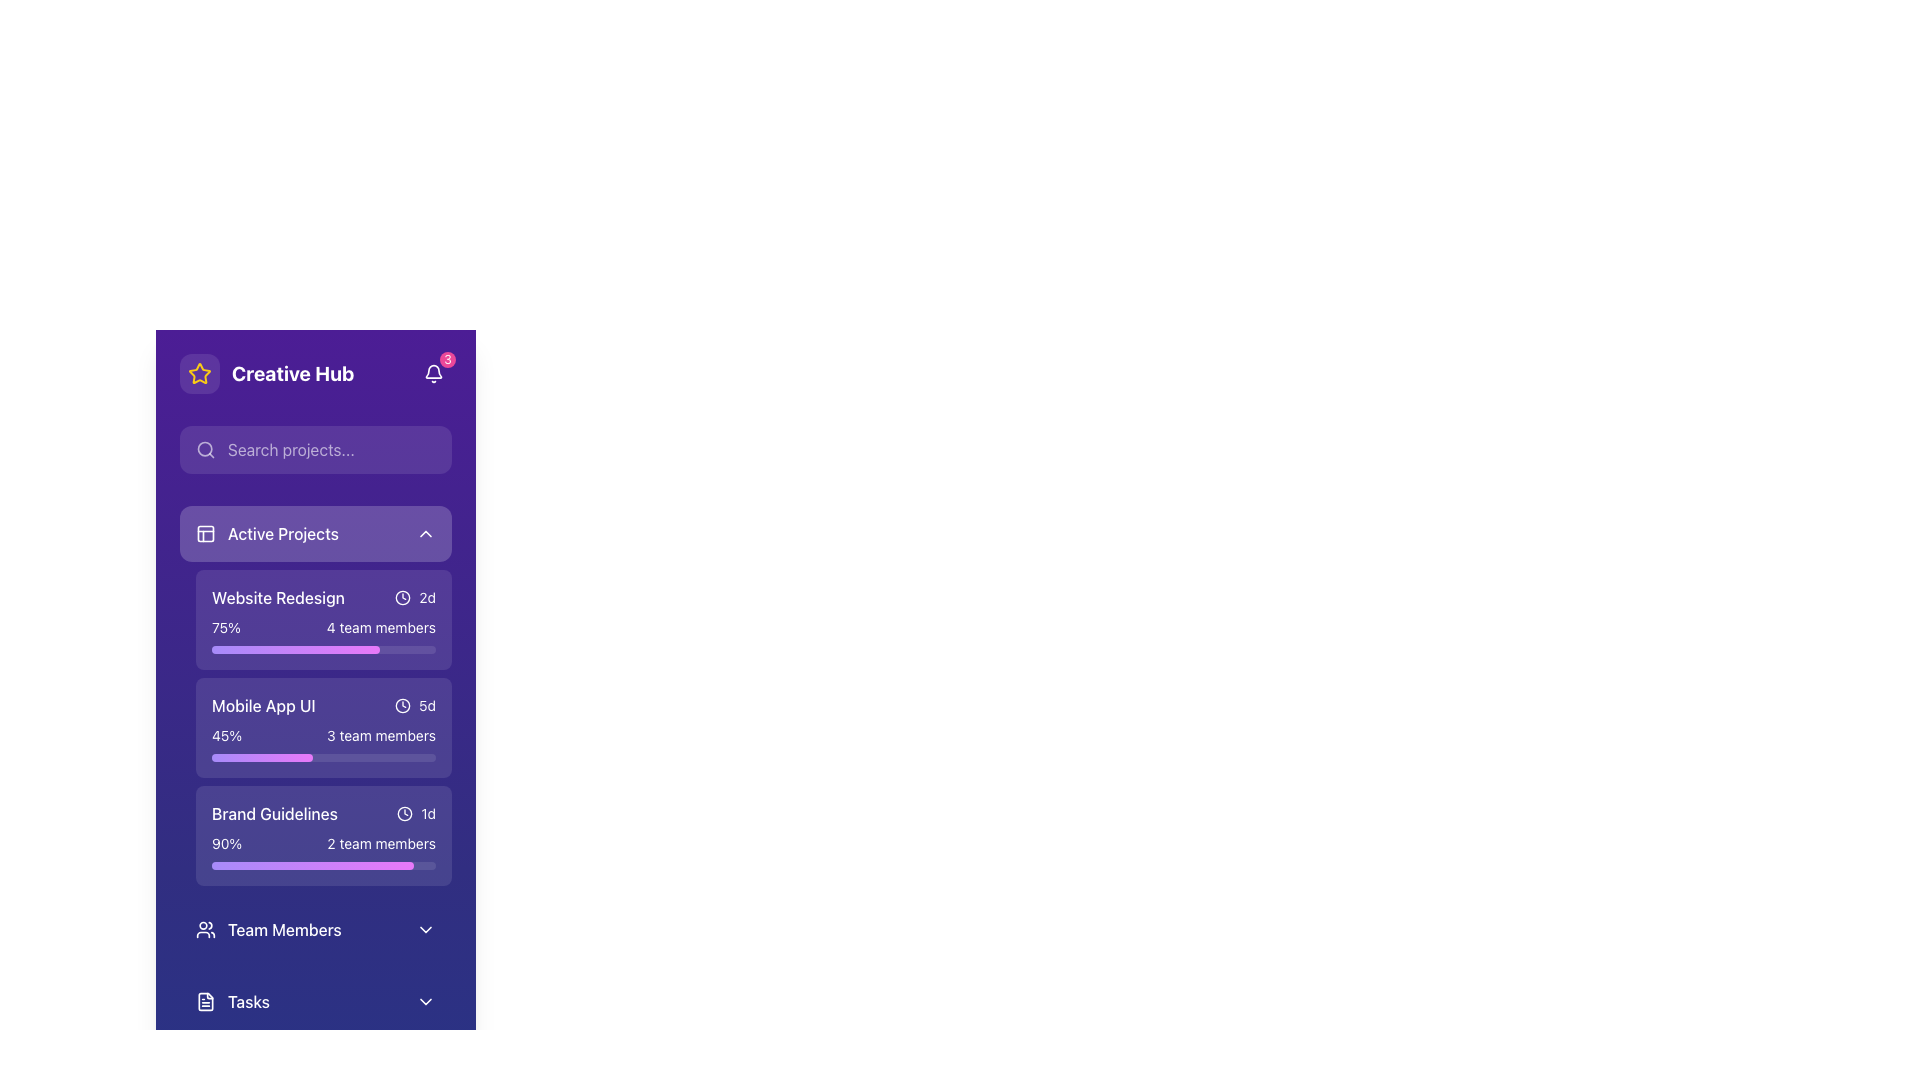 The width and height of the screenshot is (1920, 1080). I want to click on the progress bar, so click(353, 865).